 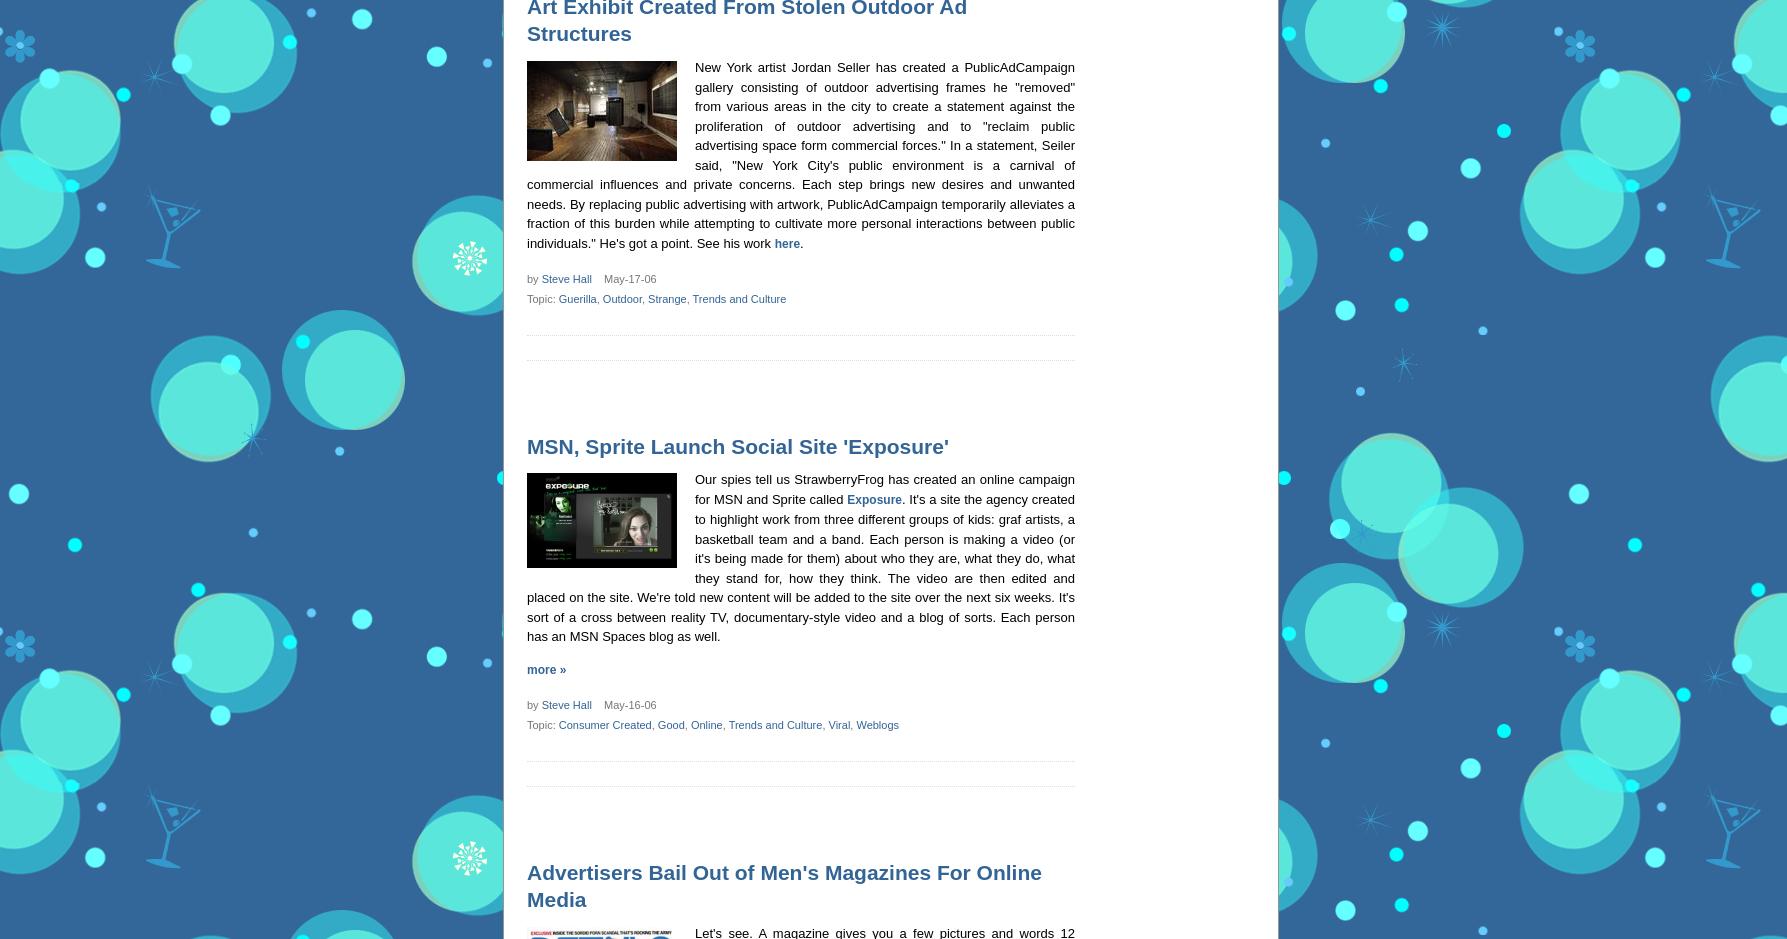 What do you see at coordinates (801, 242) in the screenshot?
I see `'.'` at bounding box center [801, 242].